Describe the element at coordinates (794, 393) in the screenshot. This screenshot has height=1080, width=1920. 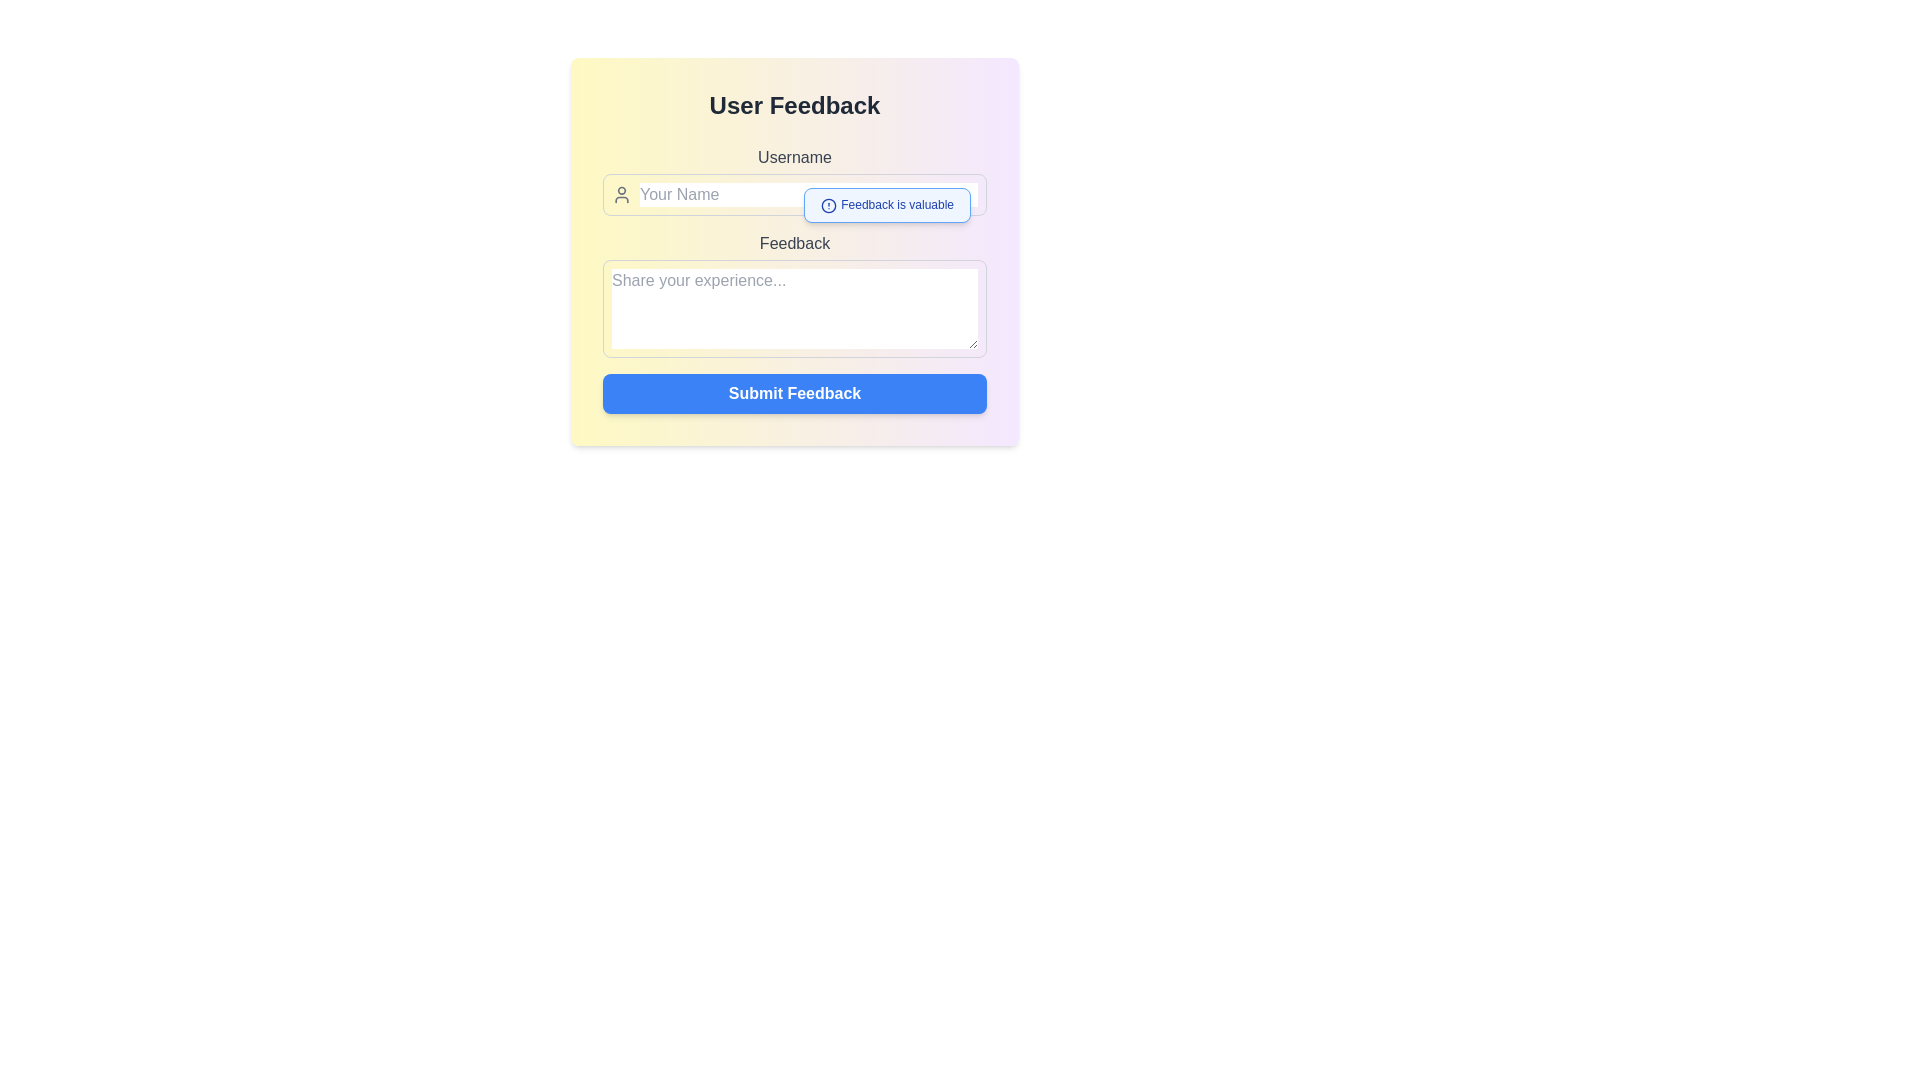
I see `the 'Submit' button located at the bottom of the 'User Feedback' form` at that location.